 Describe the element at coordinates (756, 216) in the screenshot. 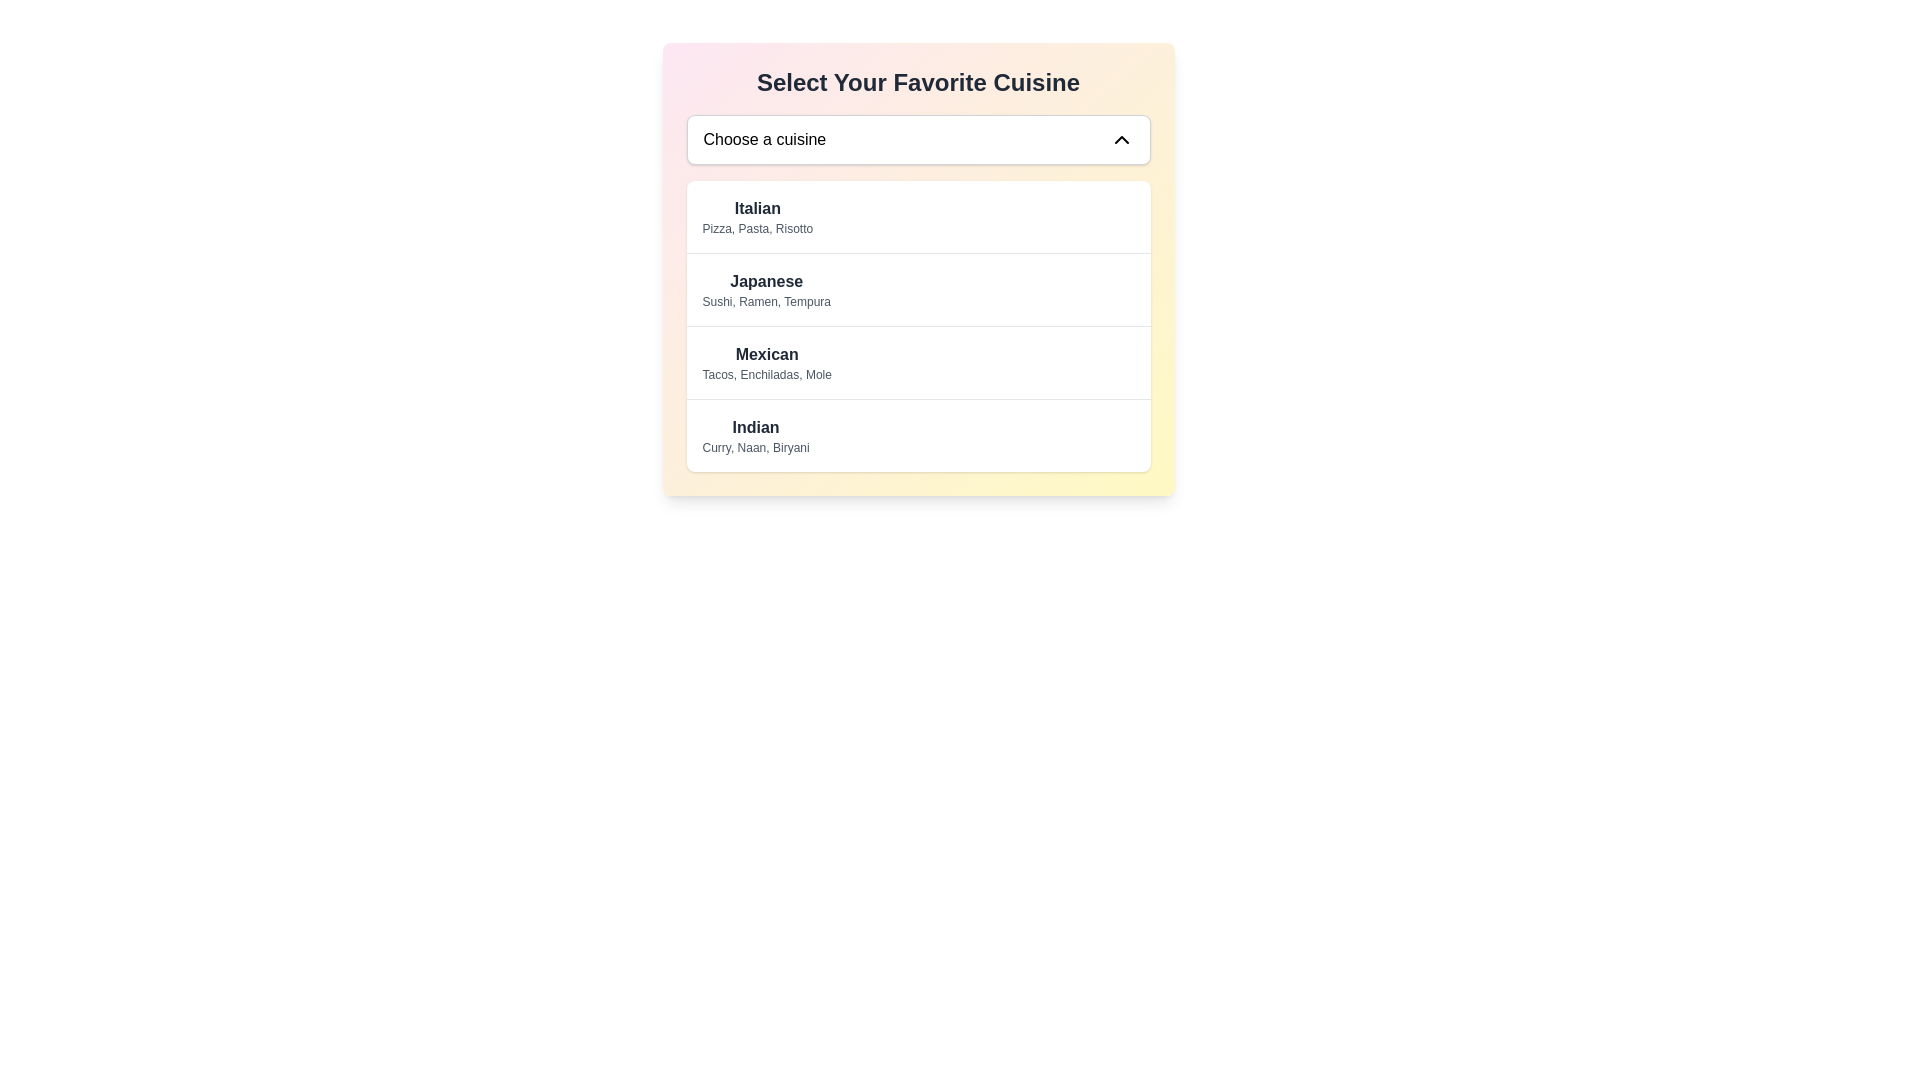

I see `the static text component displaying the title 'Italian' with details 'Pizza, Pasta, Risotto' in the dropdown menu for cuisine selection` at that location.